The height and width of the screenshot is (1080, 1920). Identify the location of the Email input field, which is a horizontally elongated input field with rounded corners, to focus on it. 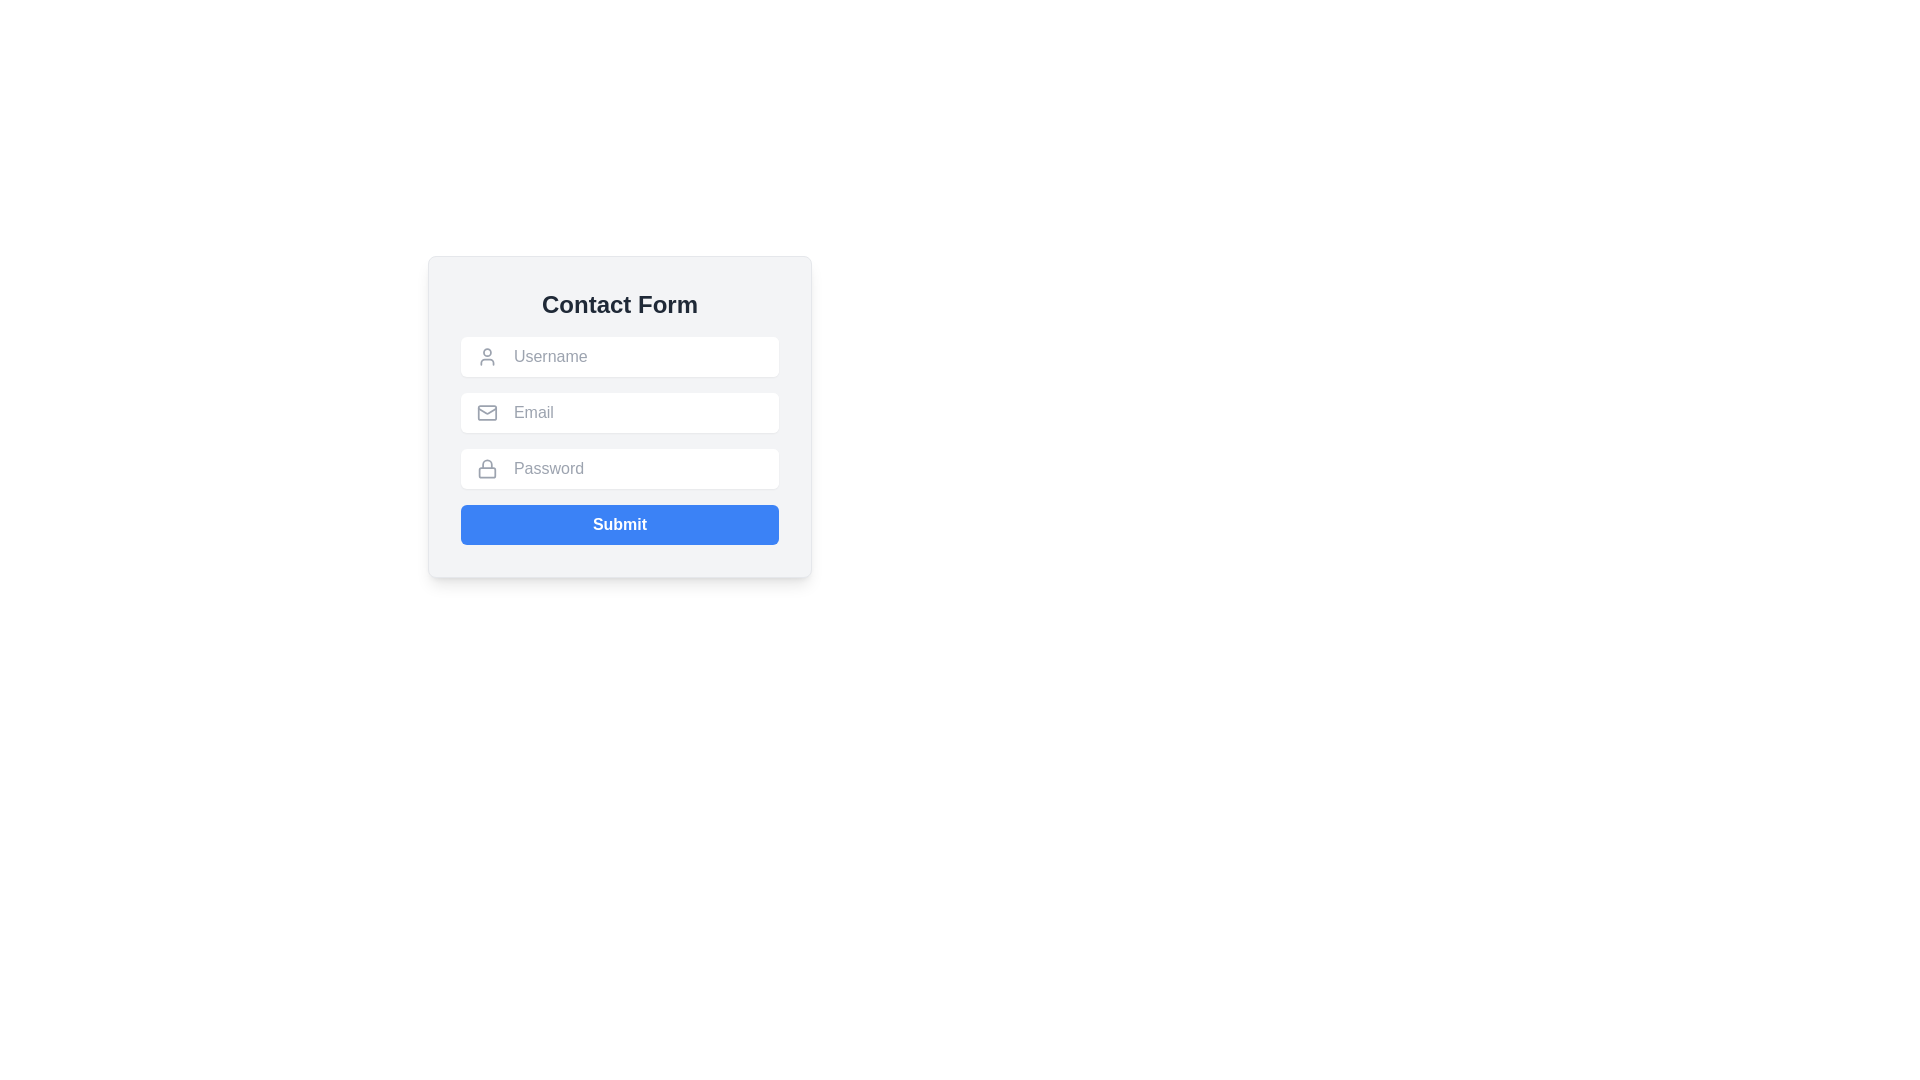
(637, 411).